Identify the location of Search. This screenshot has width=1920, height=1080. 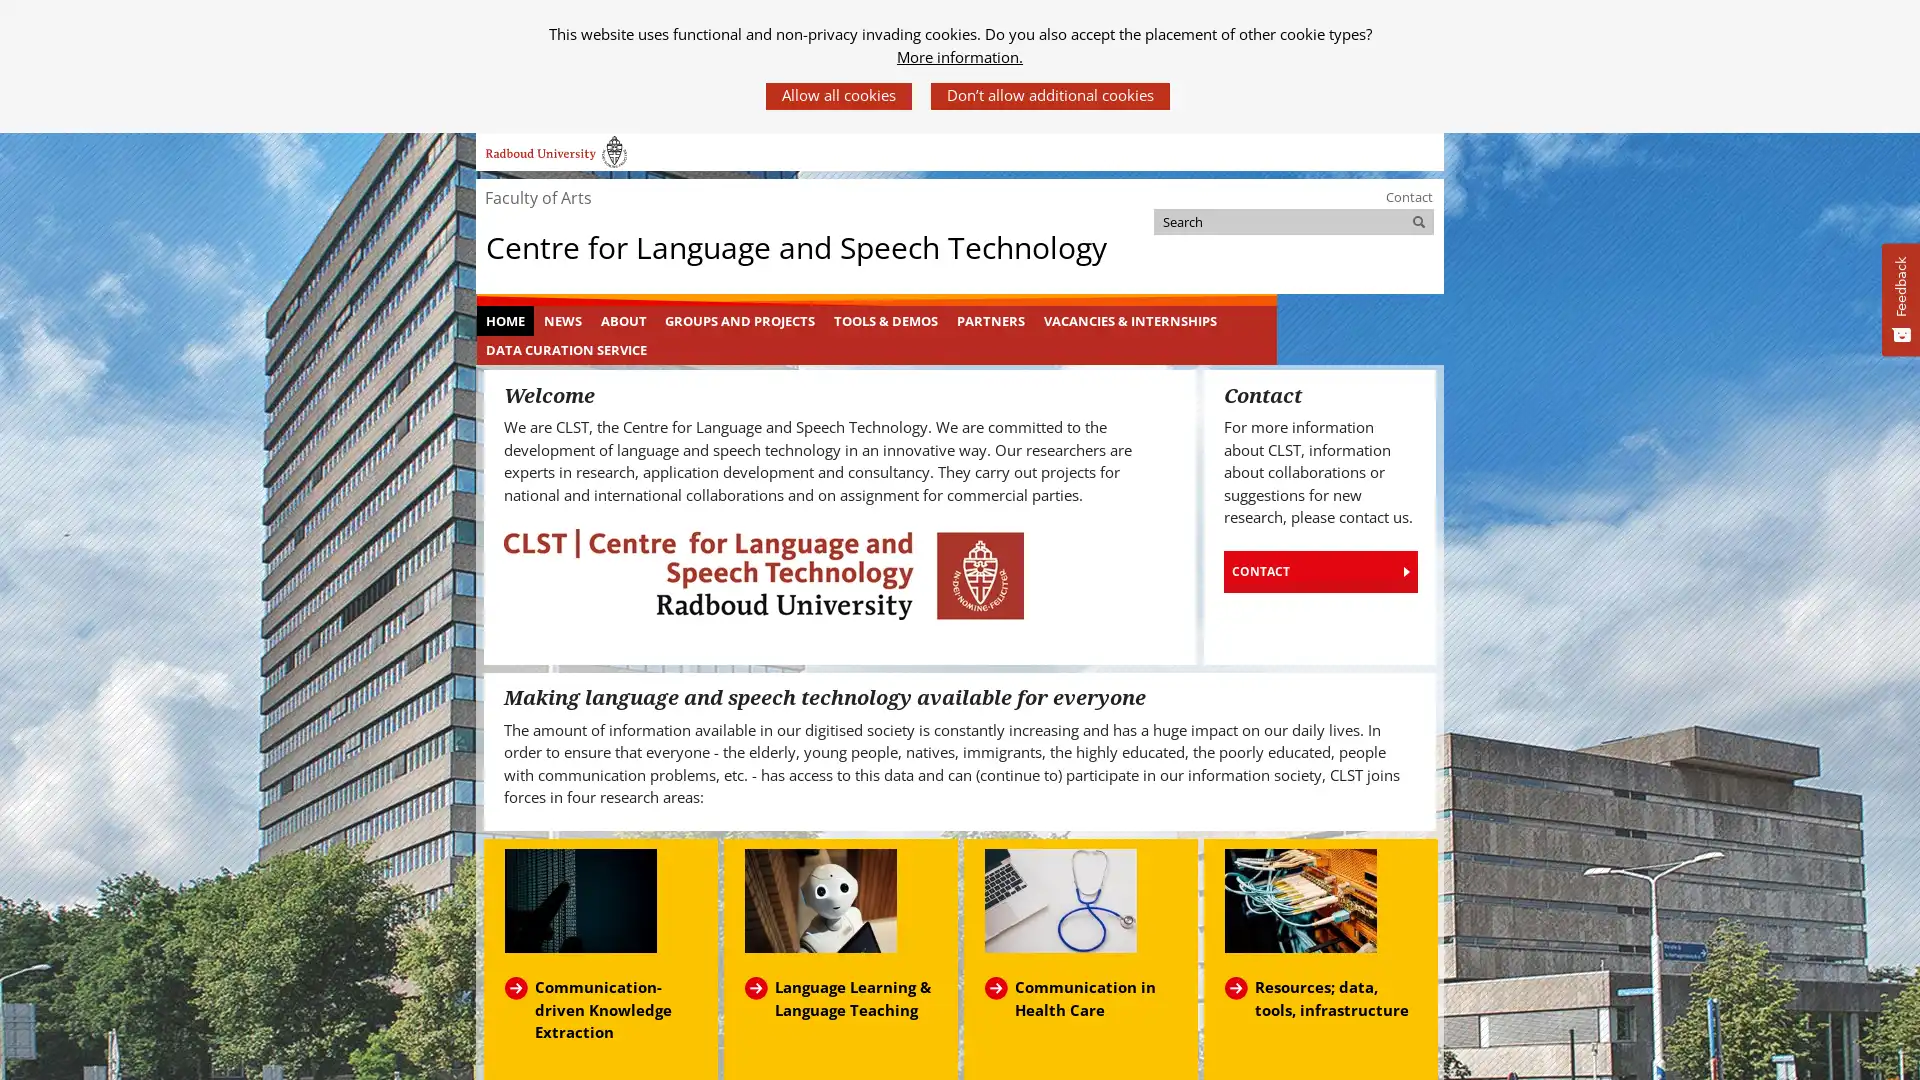
(1419, 222).